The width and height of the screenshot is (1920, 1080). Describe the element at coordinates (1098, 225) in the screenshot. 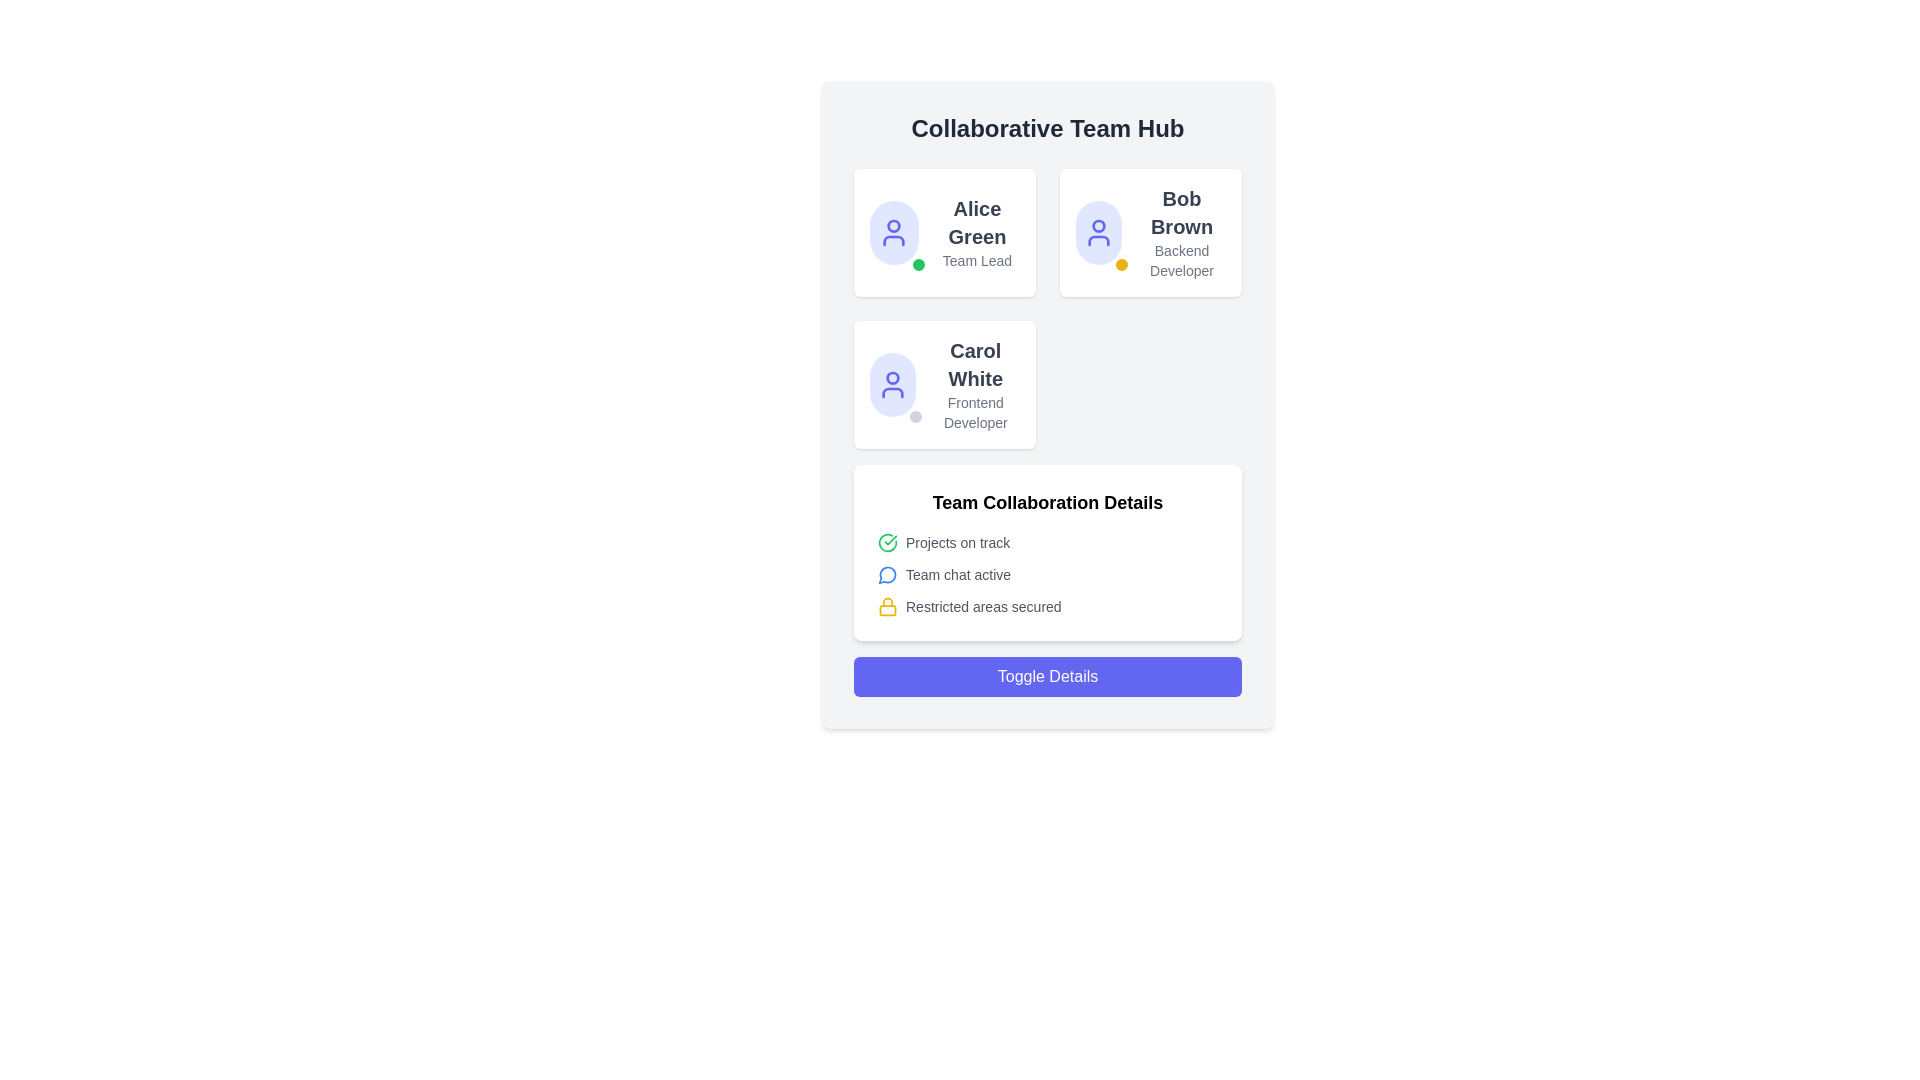

I see `graphical component representing the user 'Bob Brown' in the Collaborative Team Hub section, located at the top-middle of the interface` at that location.